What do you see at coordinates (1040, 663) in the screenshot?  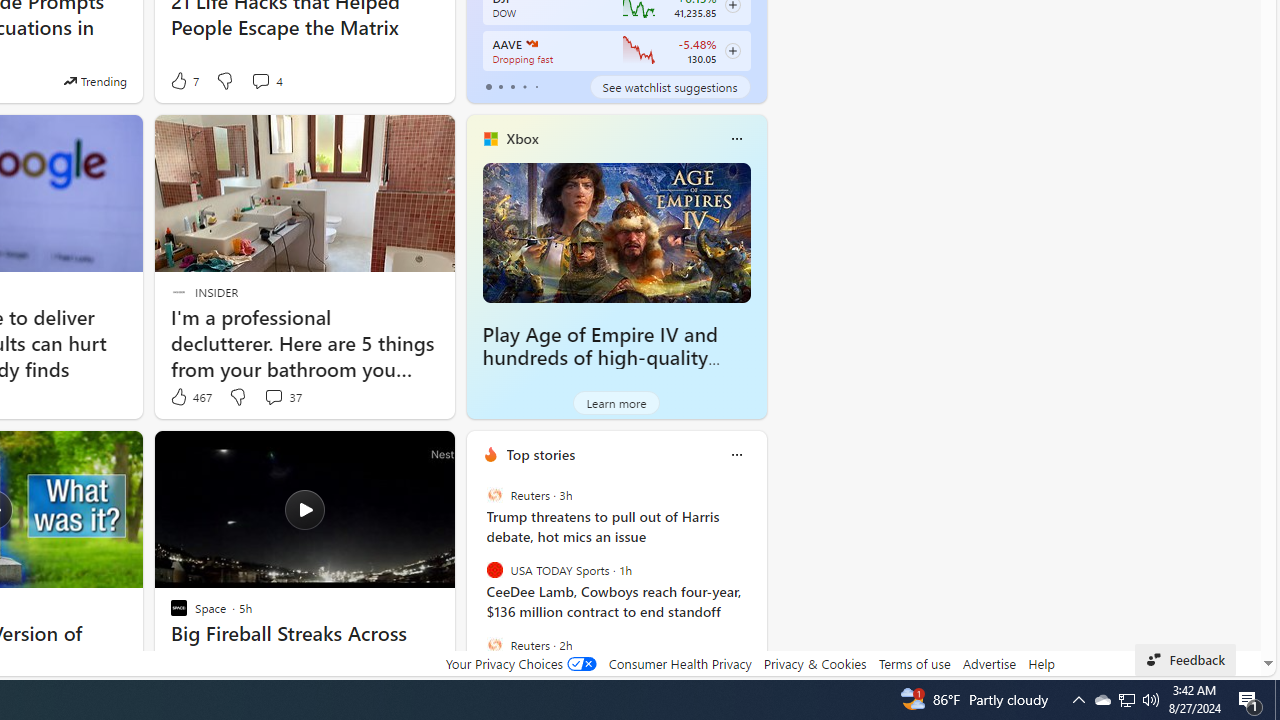 I see `'Help'` at bounding box center [1040, 663].